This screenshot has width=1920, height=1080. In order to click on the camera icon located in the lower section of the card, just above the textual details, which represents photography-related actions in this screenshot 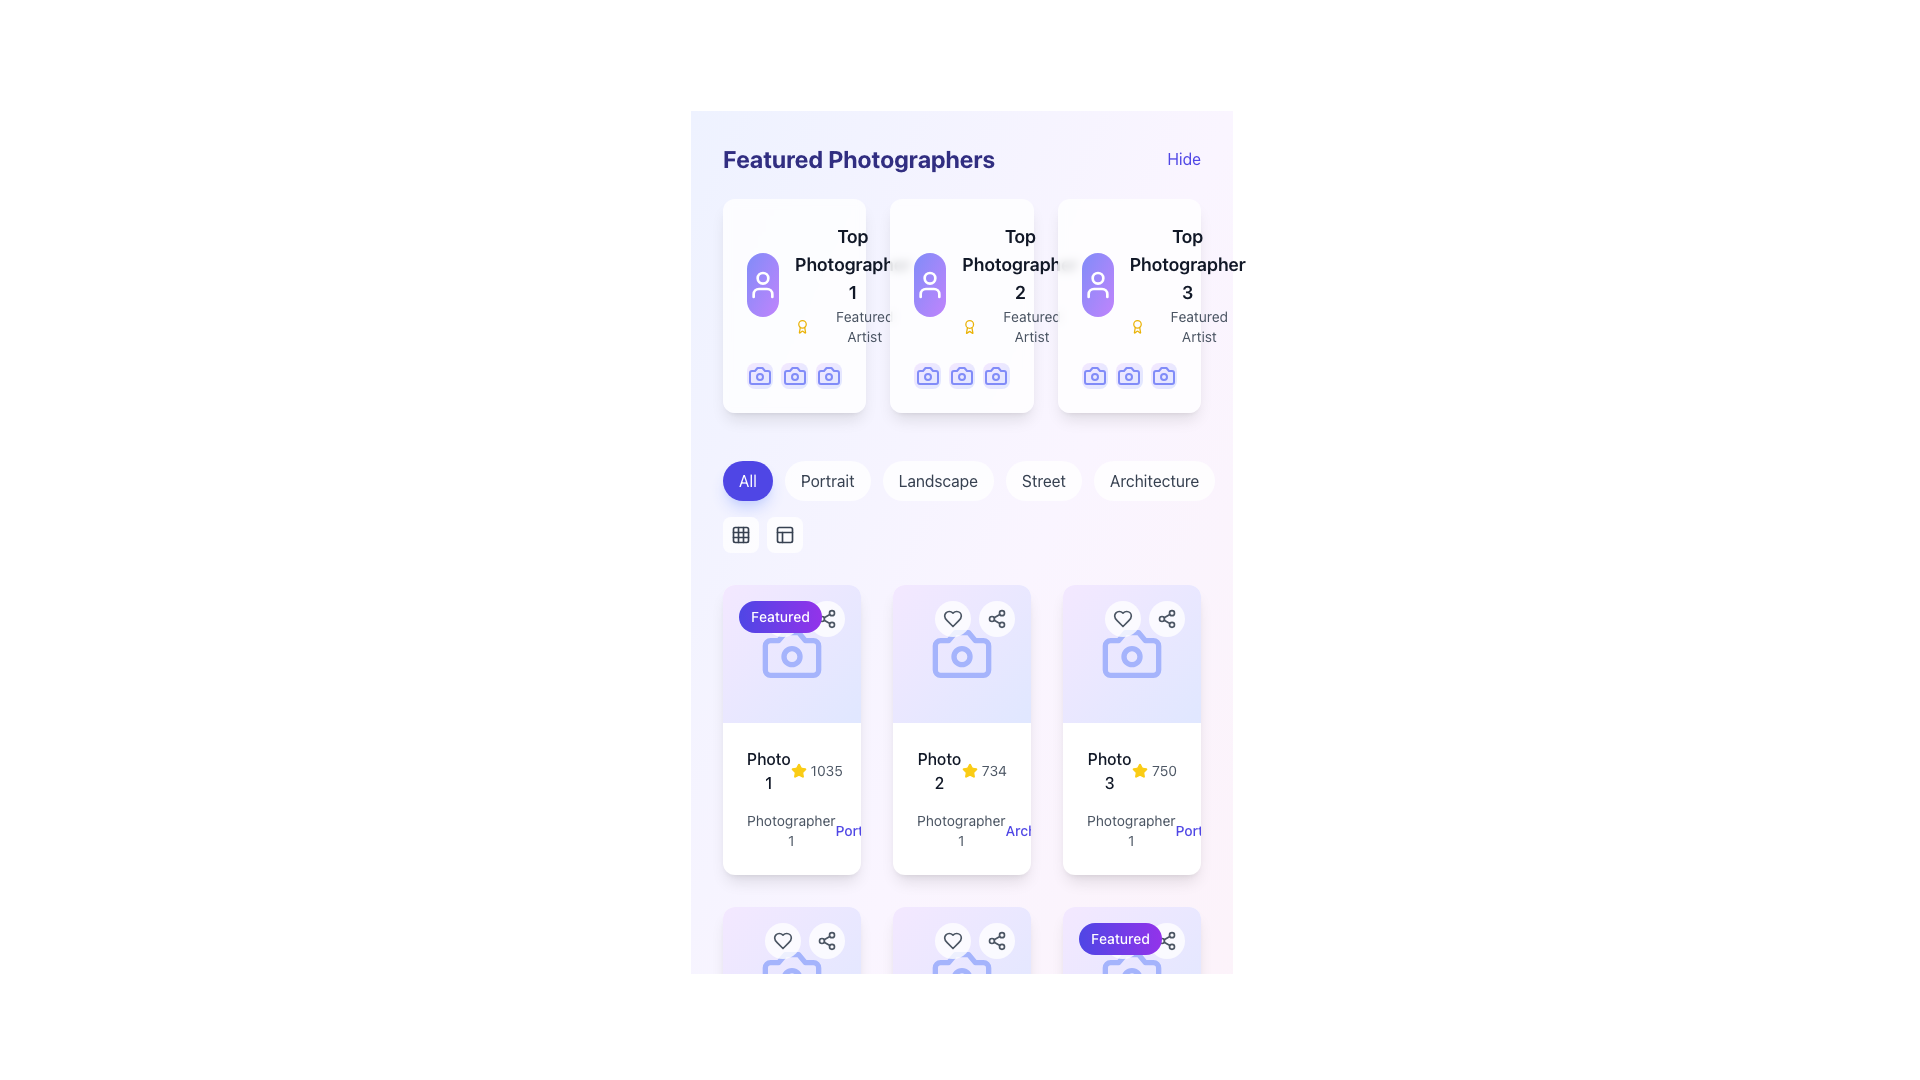, I will do `click(791, 974)`.